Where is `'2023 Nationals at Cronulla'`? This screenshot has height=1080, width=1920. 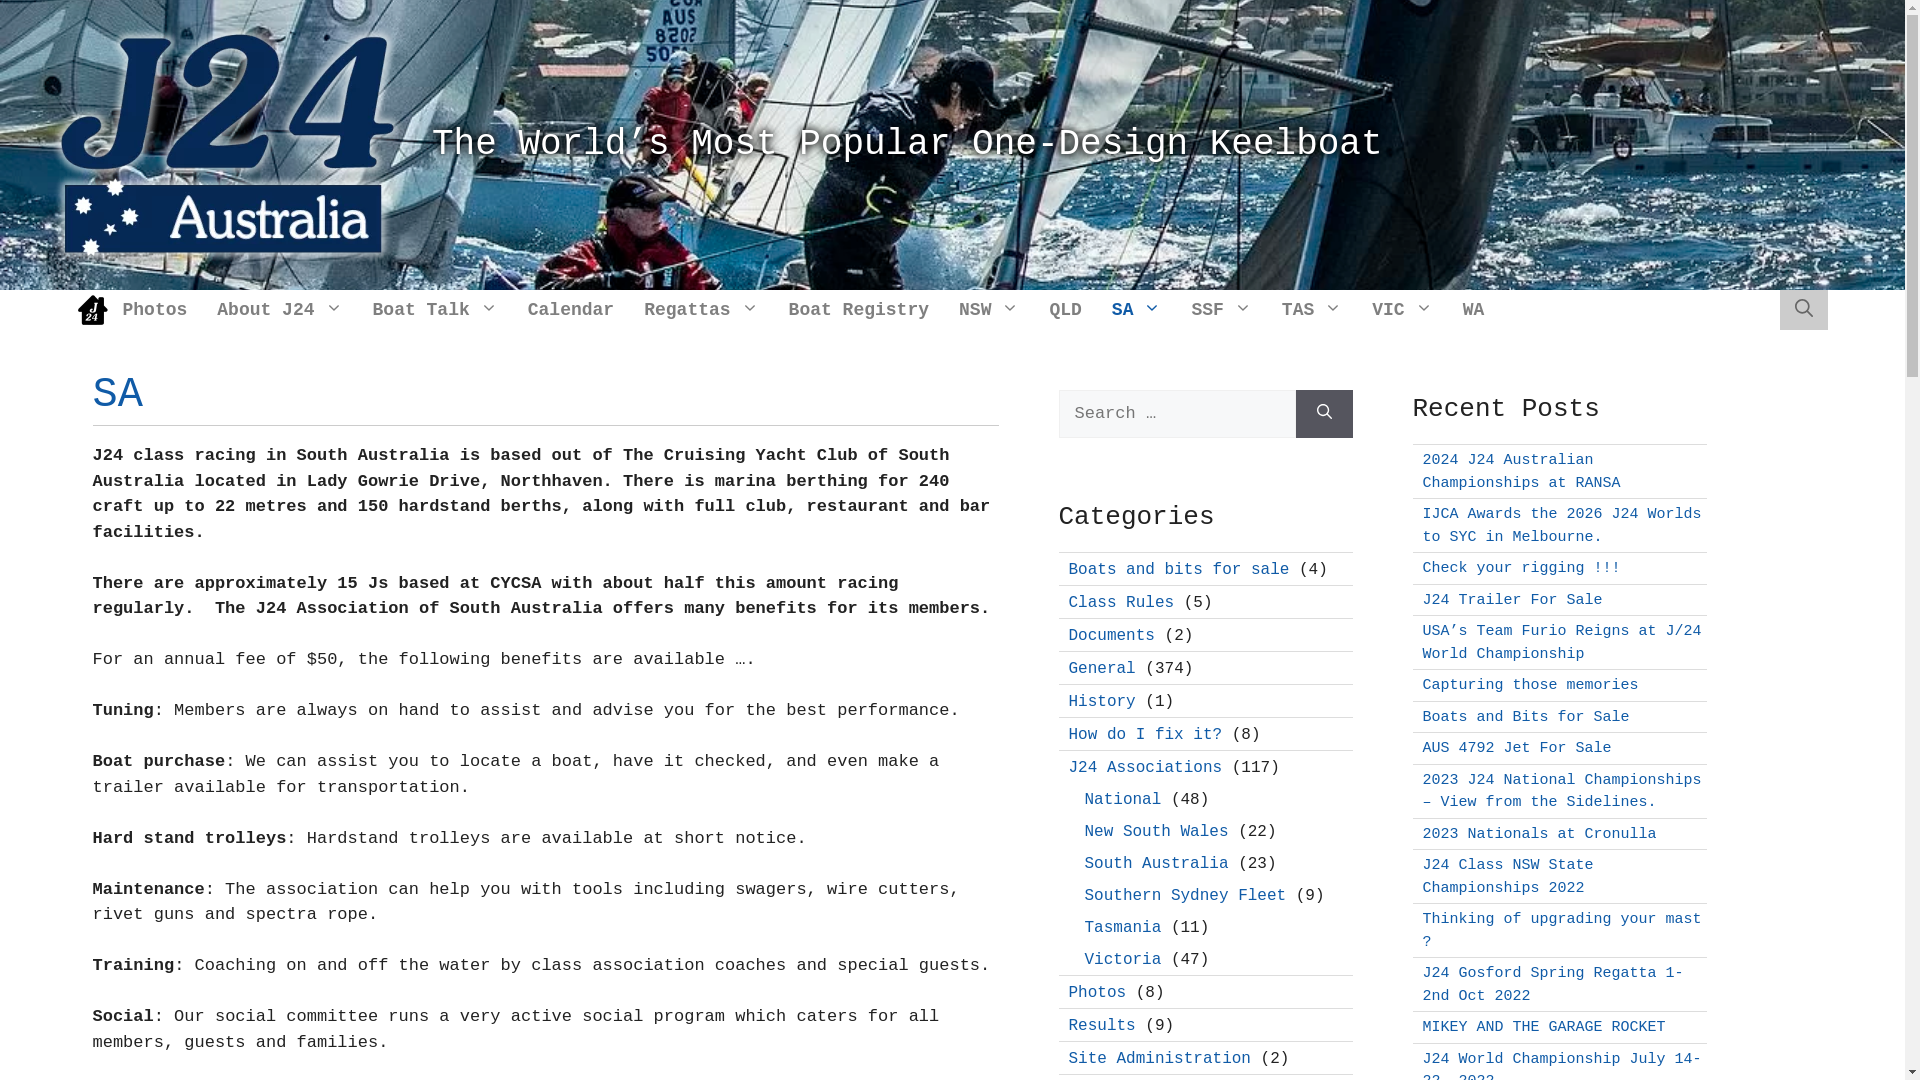
'2023 Nationals at Cronulla' is located at coordinates (1538, 834).